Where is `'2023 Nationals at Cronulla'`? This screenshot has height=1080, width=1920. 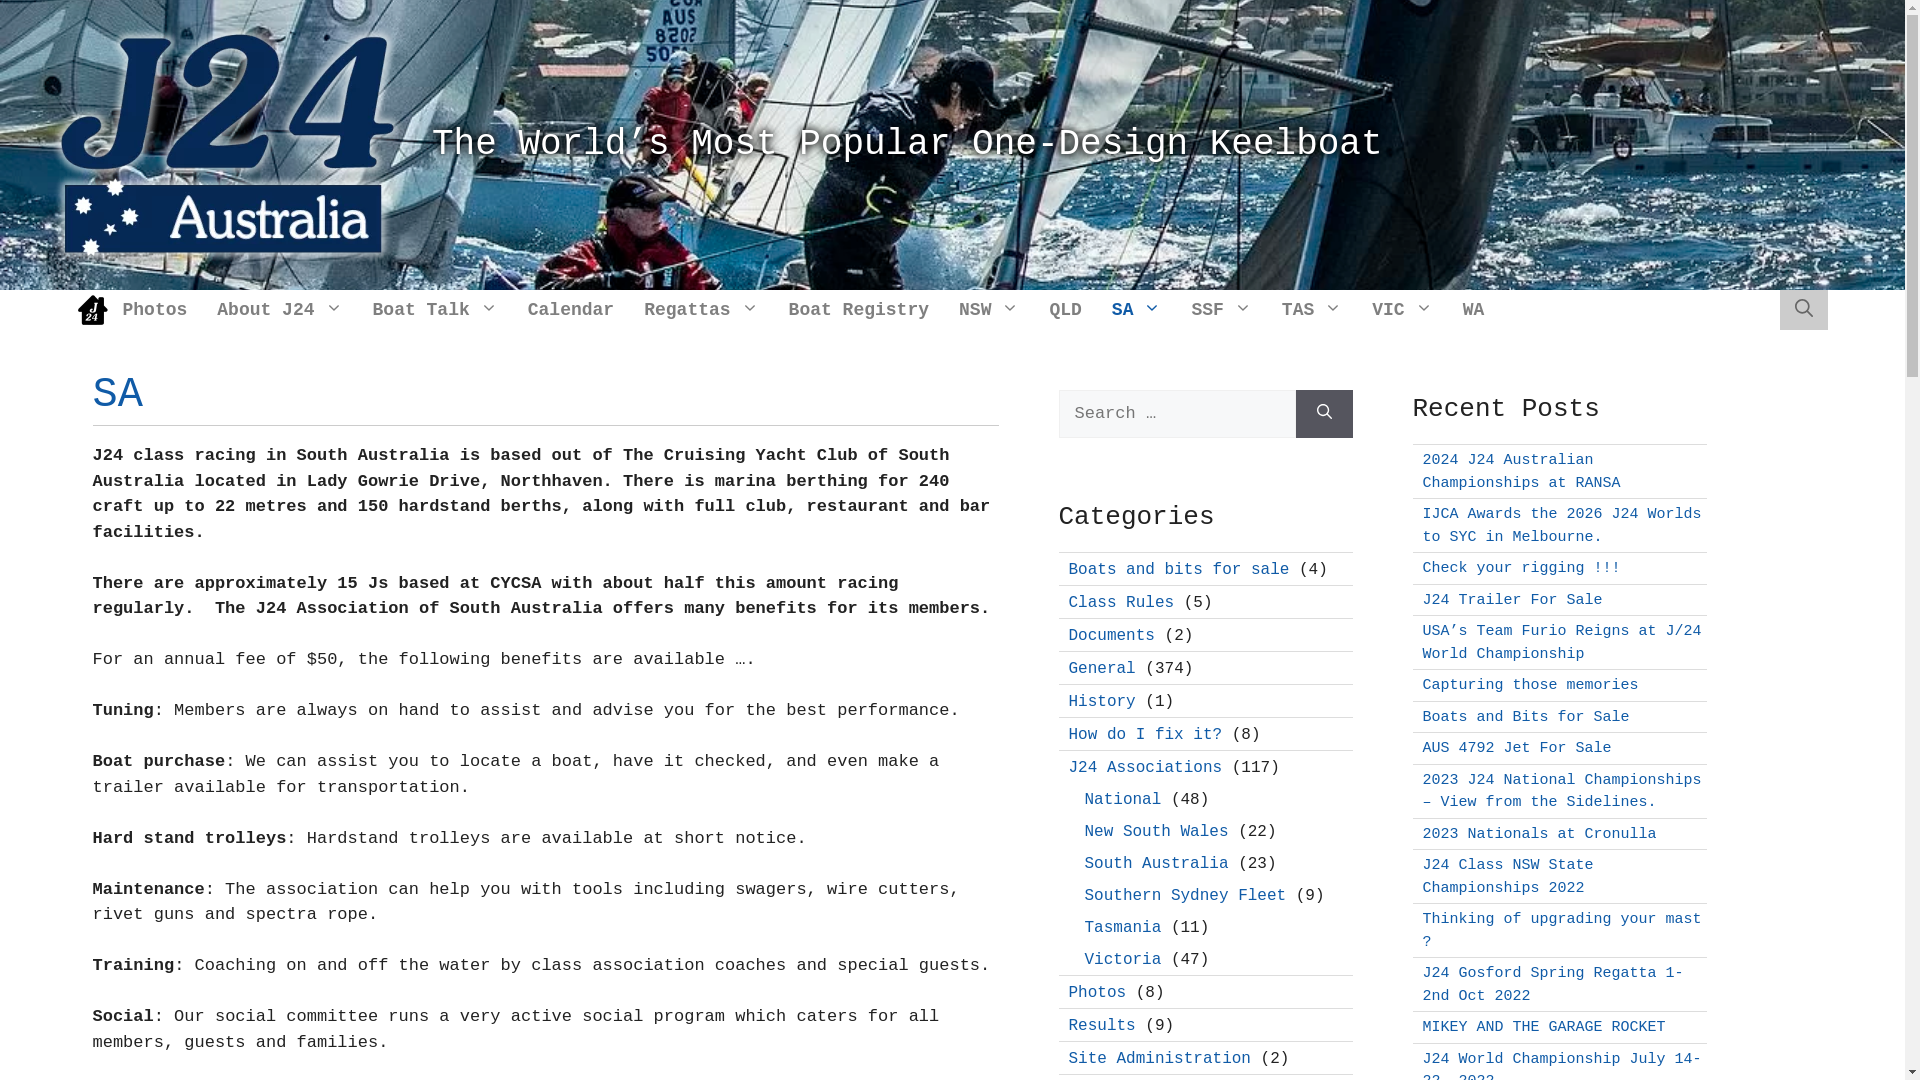
'2023 Nationals at Cronulla' is located at coordinates (1538, 834).